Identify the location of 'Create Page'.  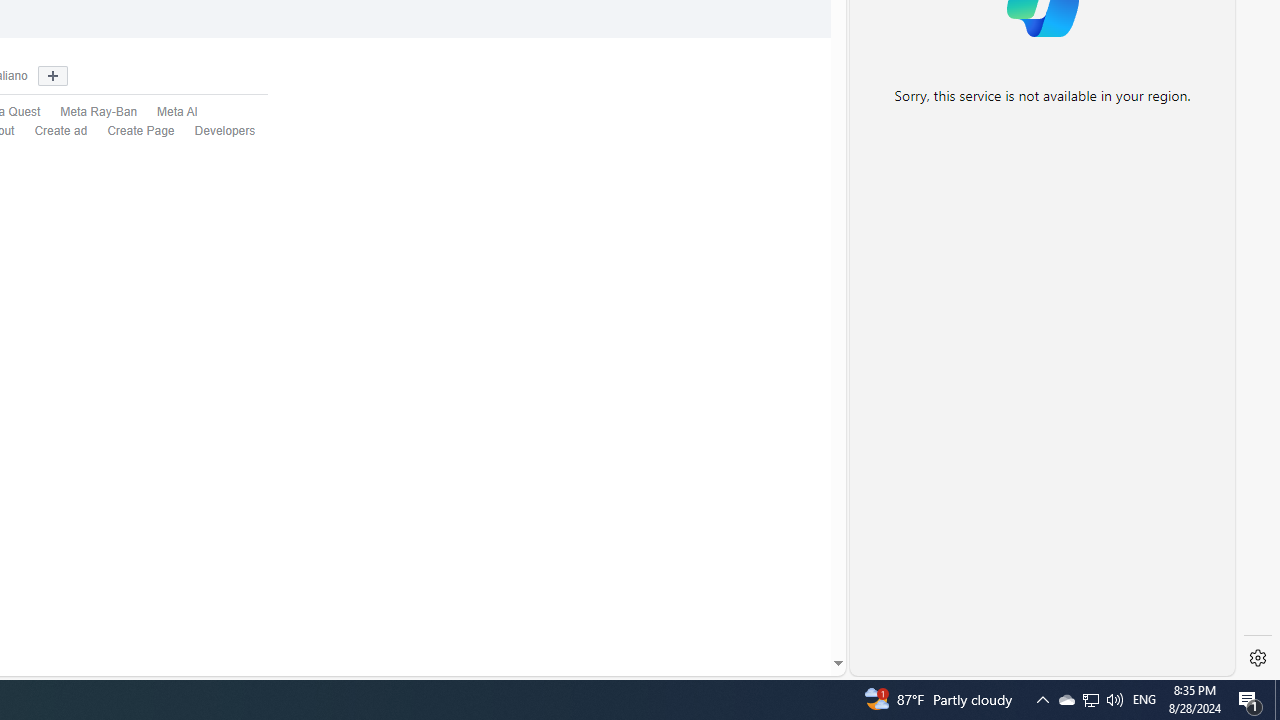
(130, 131).